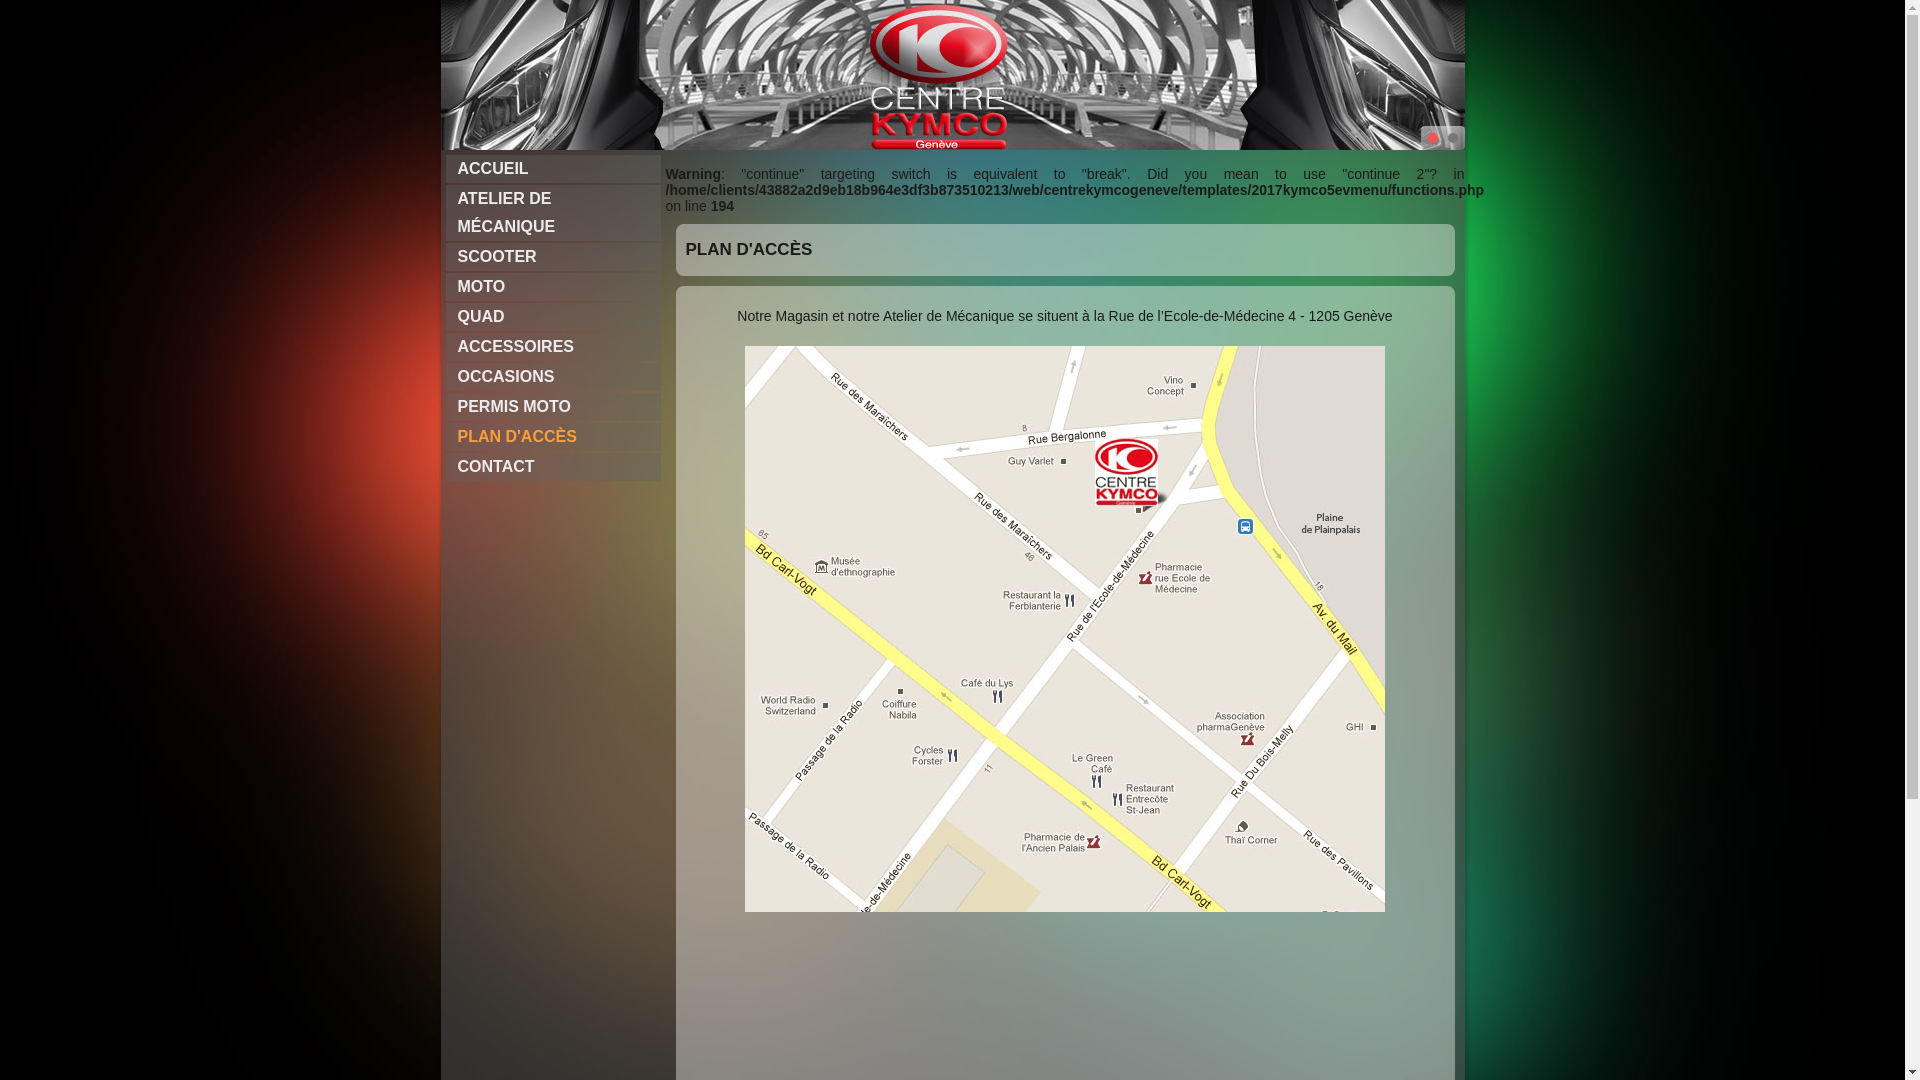 This screenshot has height=1080, width=1920. What do you see at coordinates (553, 256) in the screenshot?
I see `'SCOOTER'` at bounding box center [553, 256].